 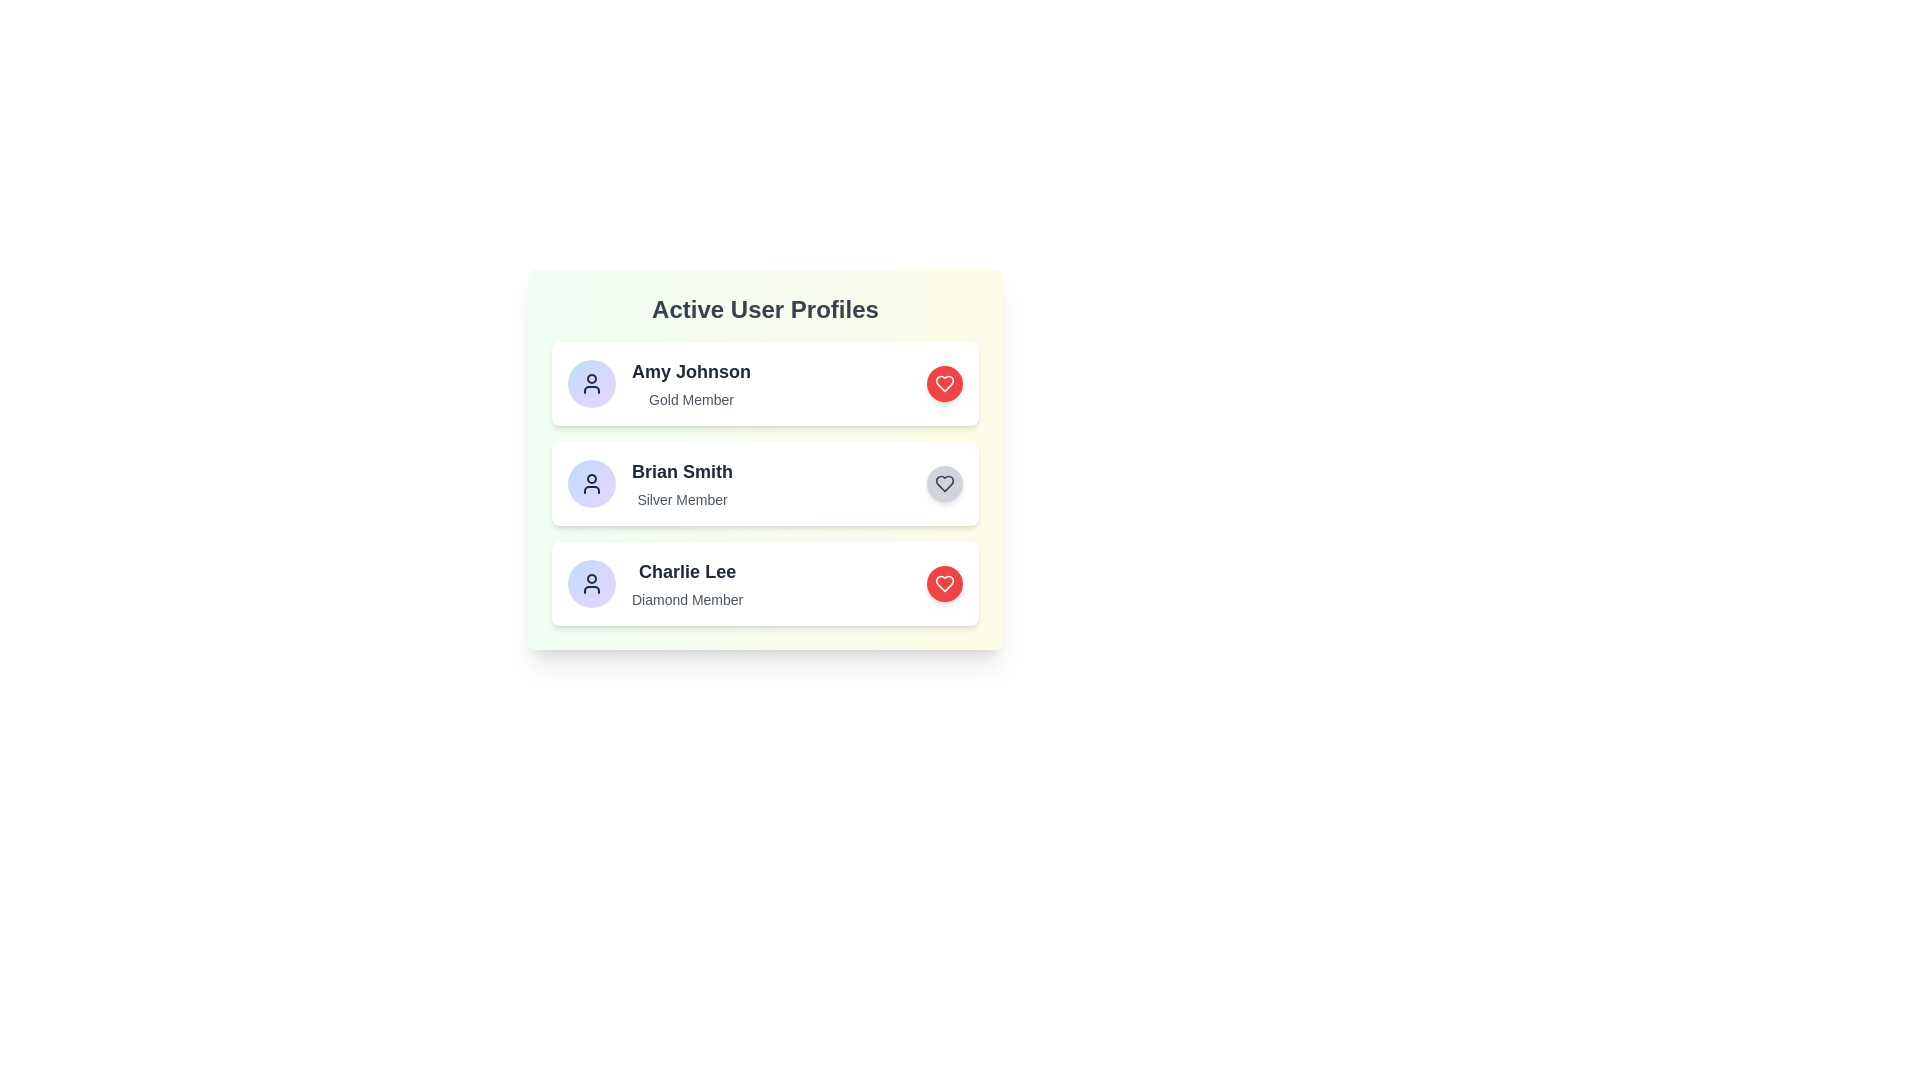 I want to click on the Decorative user icon placeholder, which is a circular button with a gradient background and a user symbol icon, located at the leftmost position of the first row in the user information component, so click(x=590, y=384).